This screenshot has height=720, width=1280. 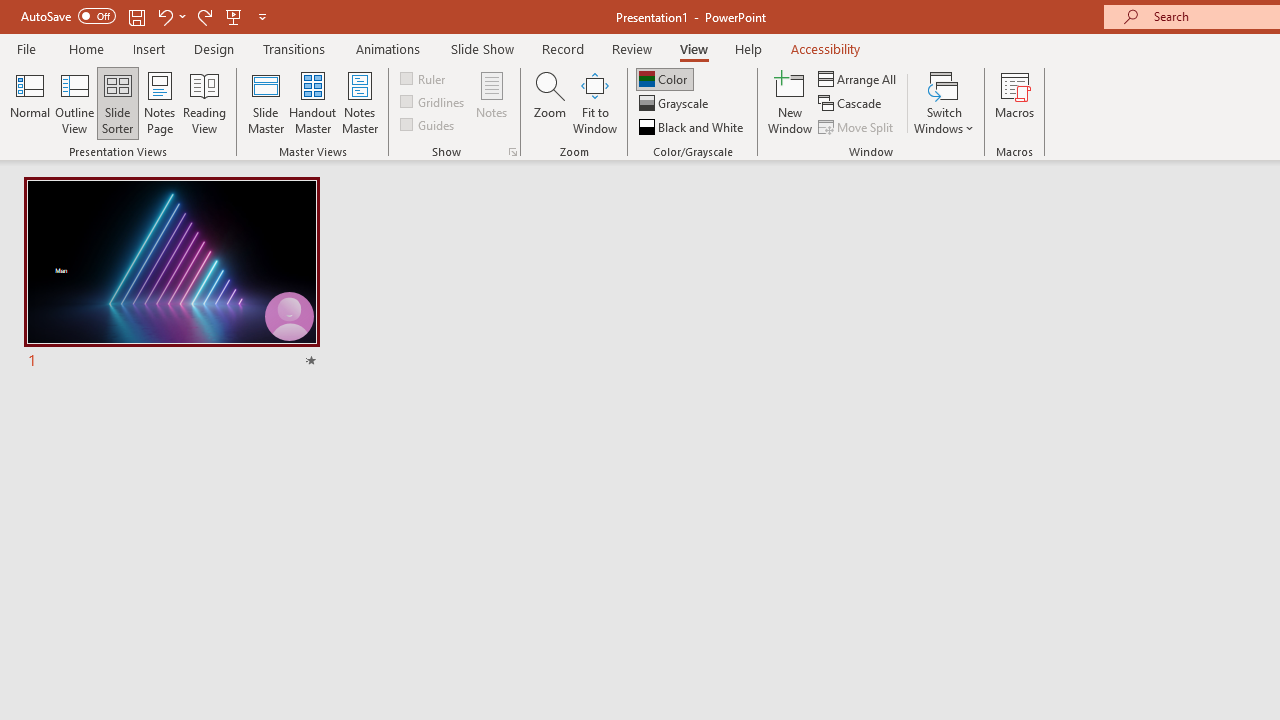 What do you see at coordinates (492, 103) in the screenshot?
I see `'Notes'` at bounding box center [492, 103].